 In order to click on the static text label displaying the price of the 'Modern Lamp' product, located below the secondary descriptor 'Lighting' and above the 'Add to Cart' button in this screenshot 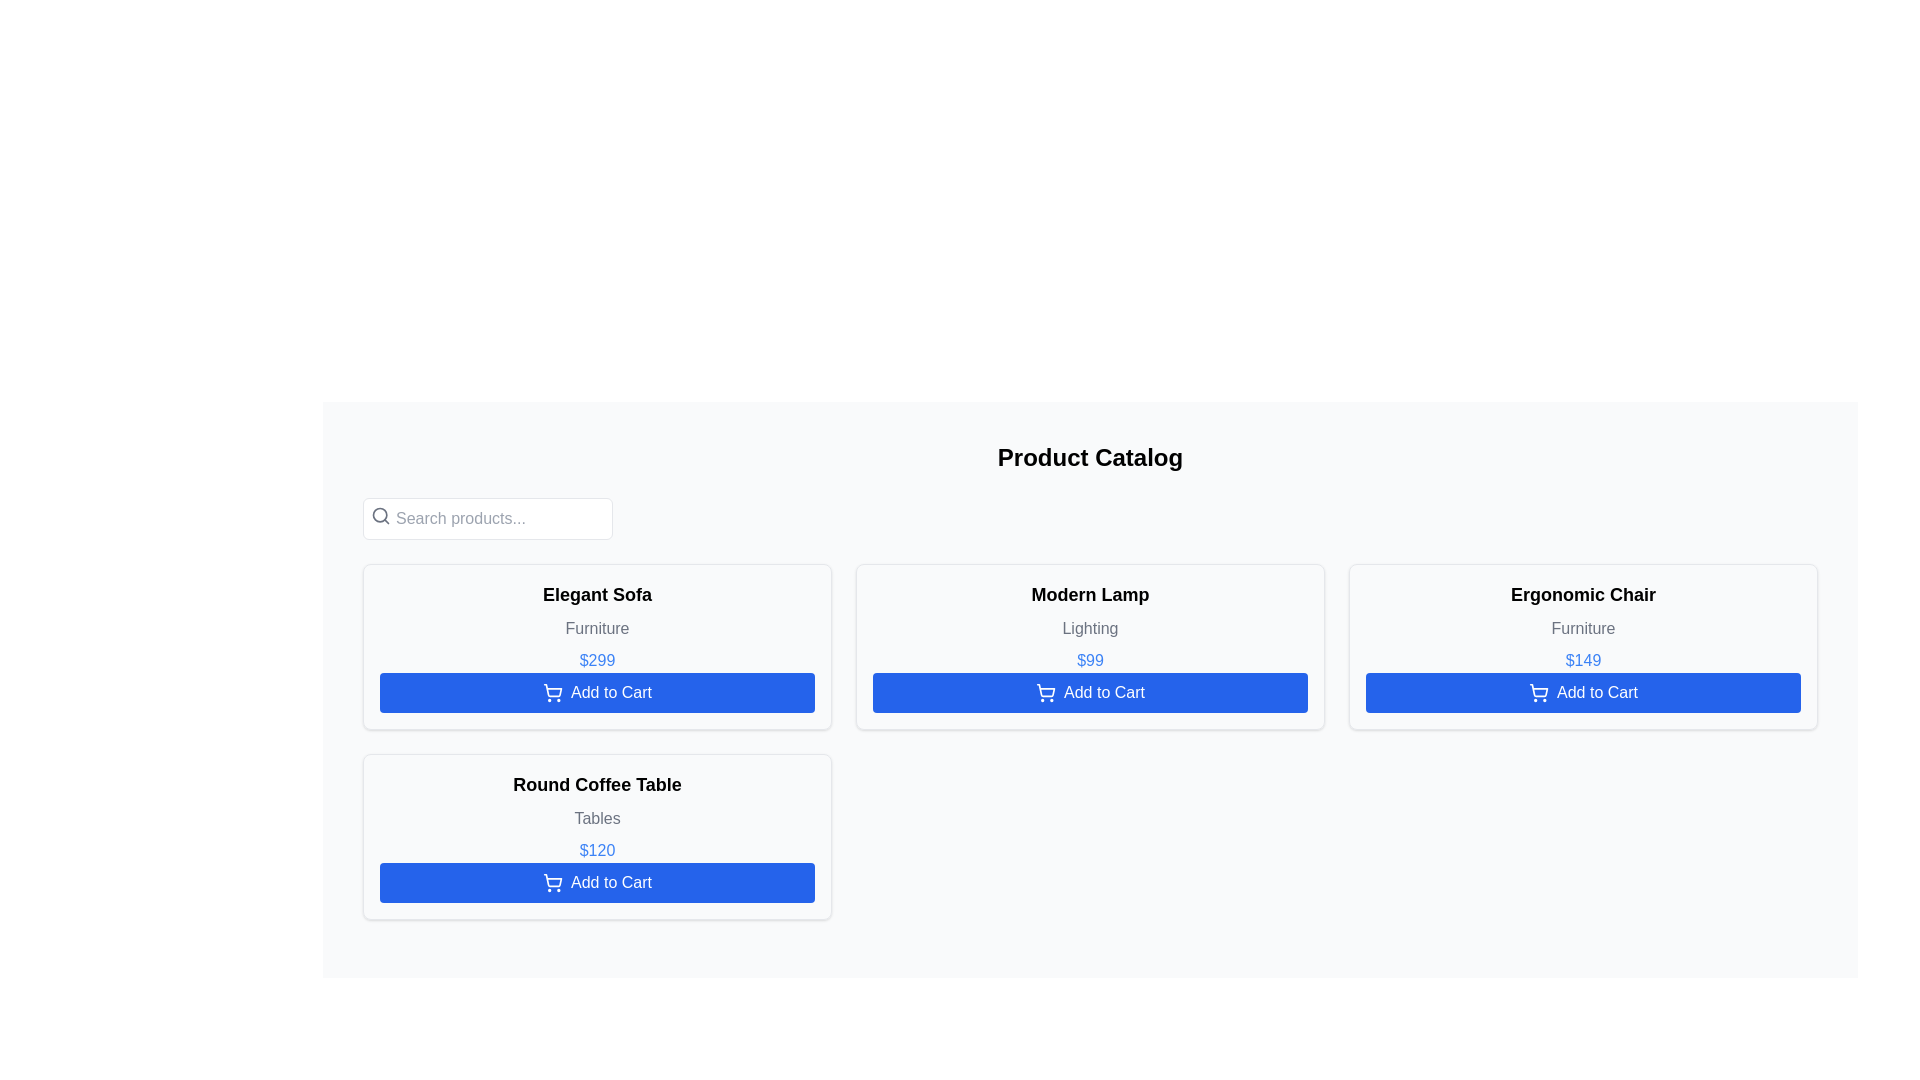, I will do `click(1089, 660)`.